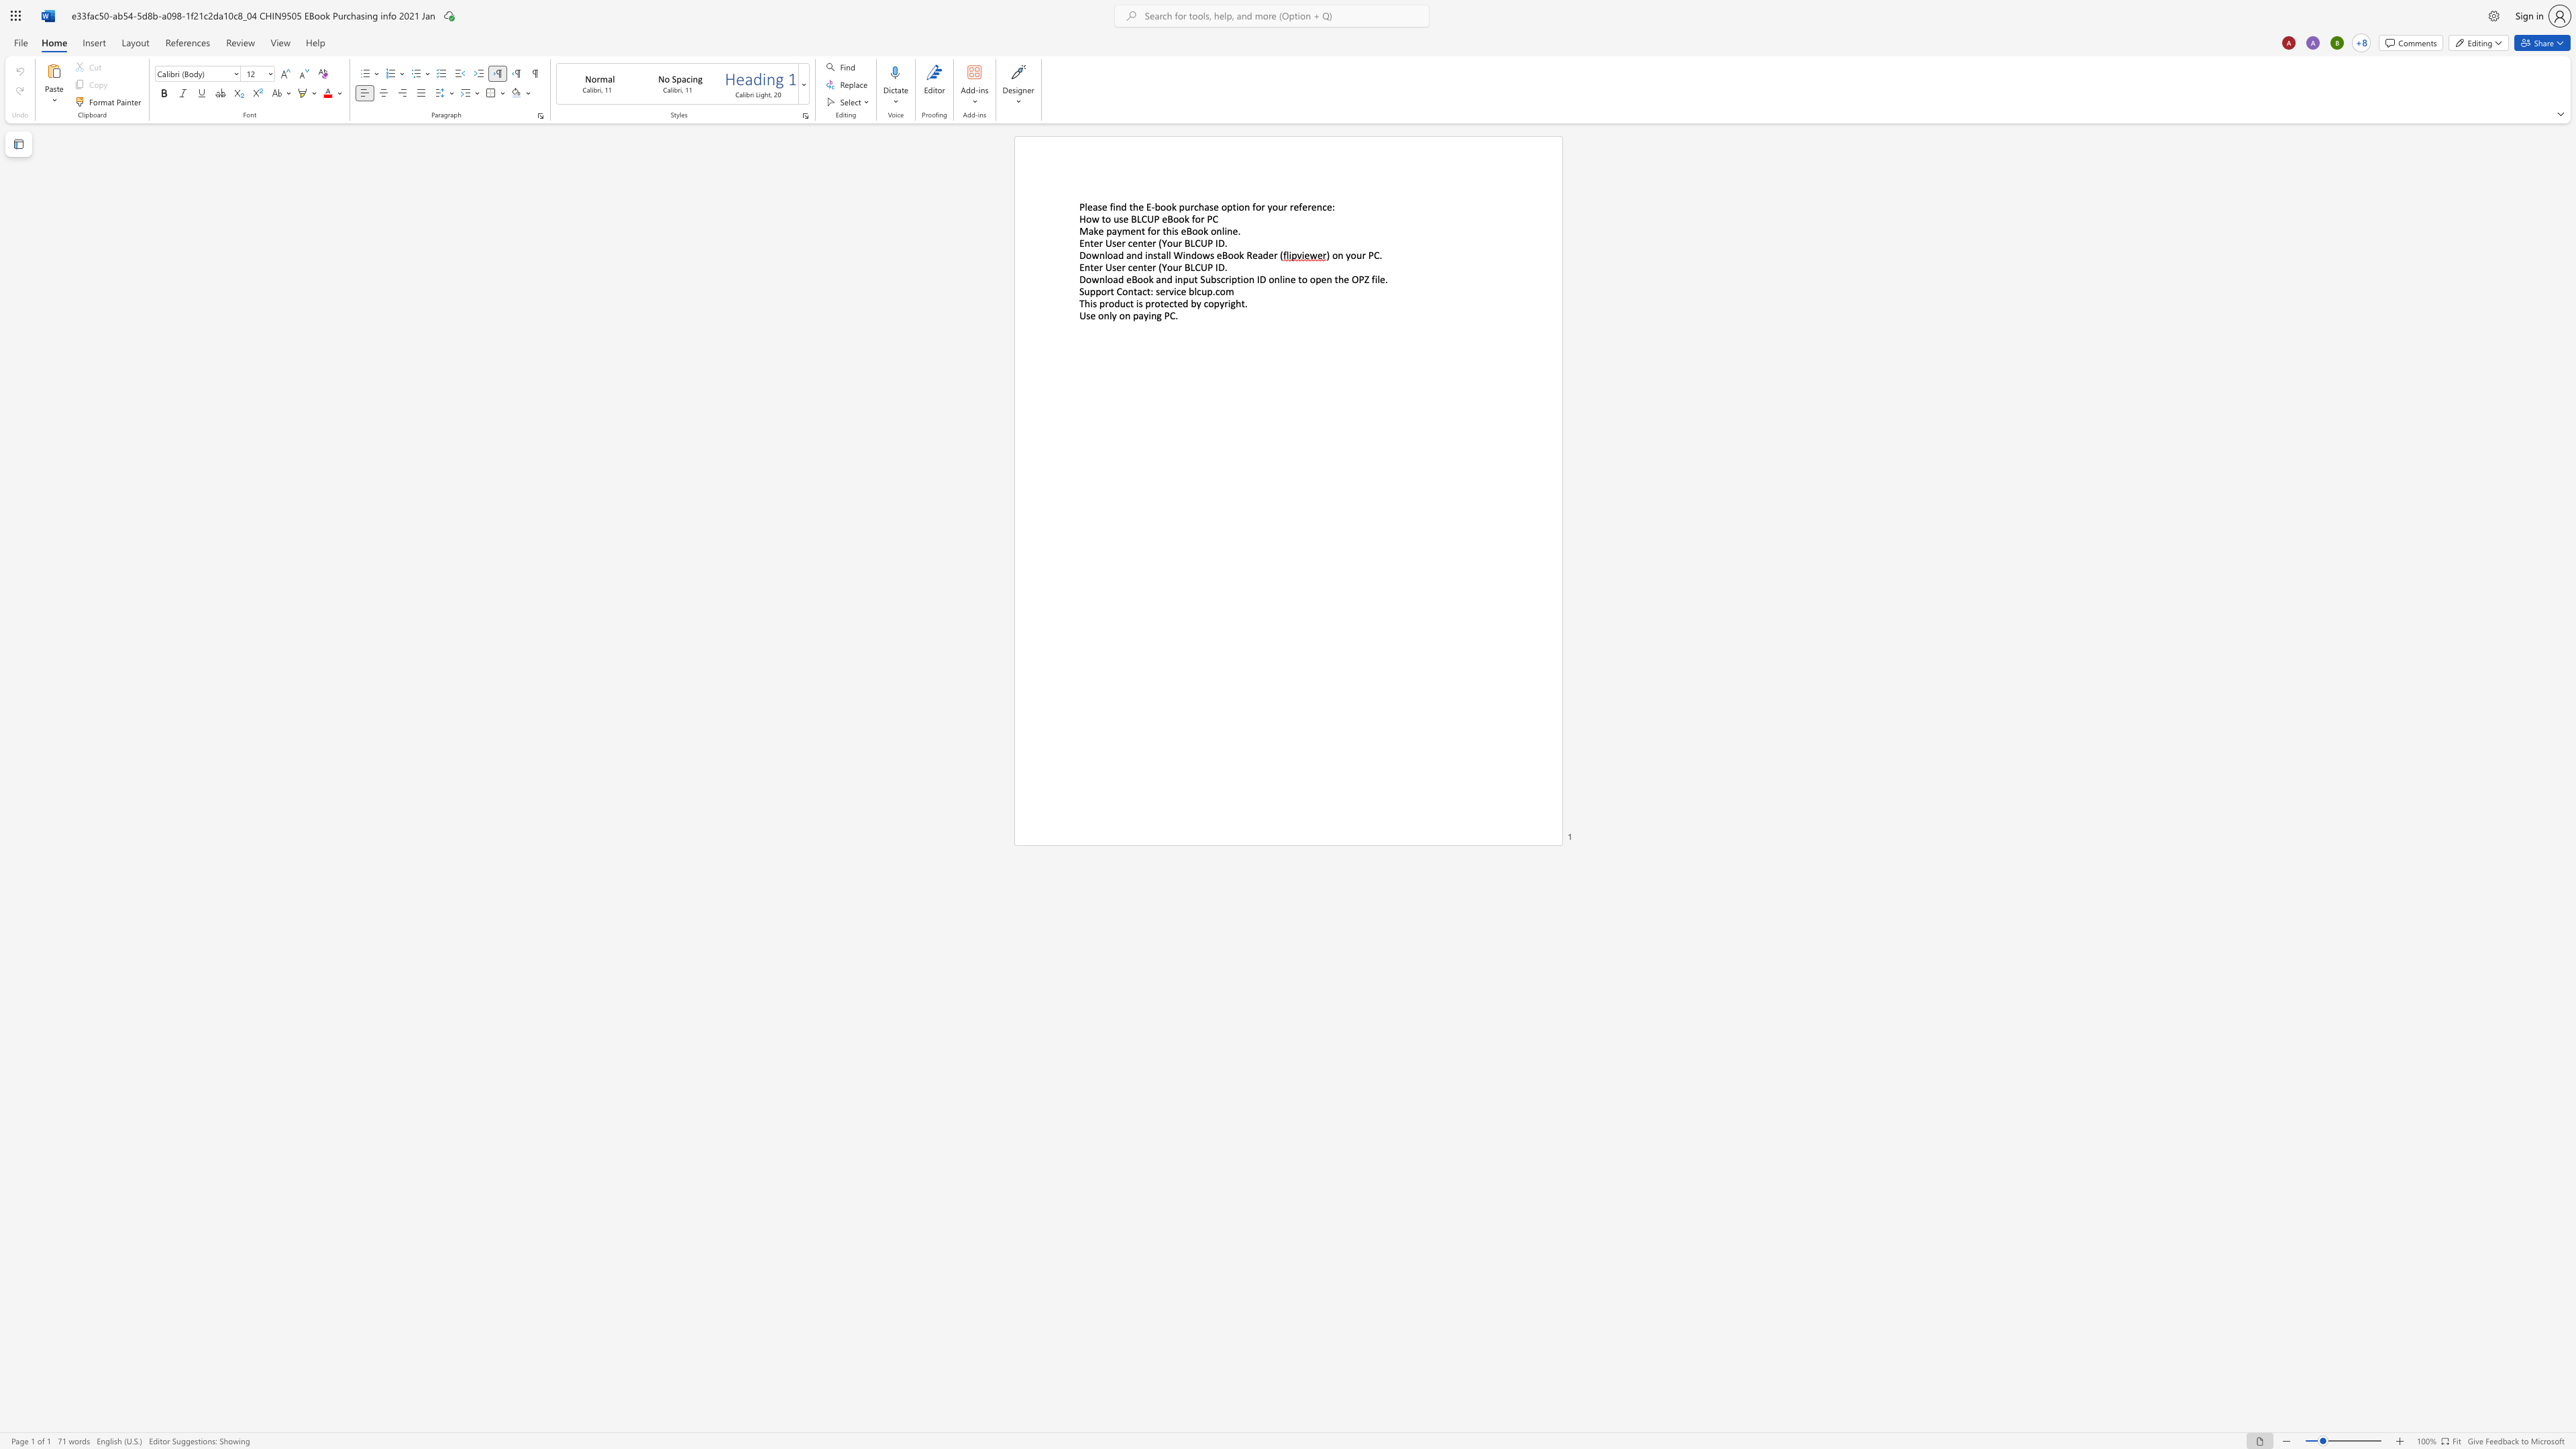 The image size is (2576, 1449). I want to click on the 1th character "e" in the text, so click(1096, 267).